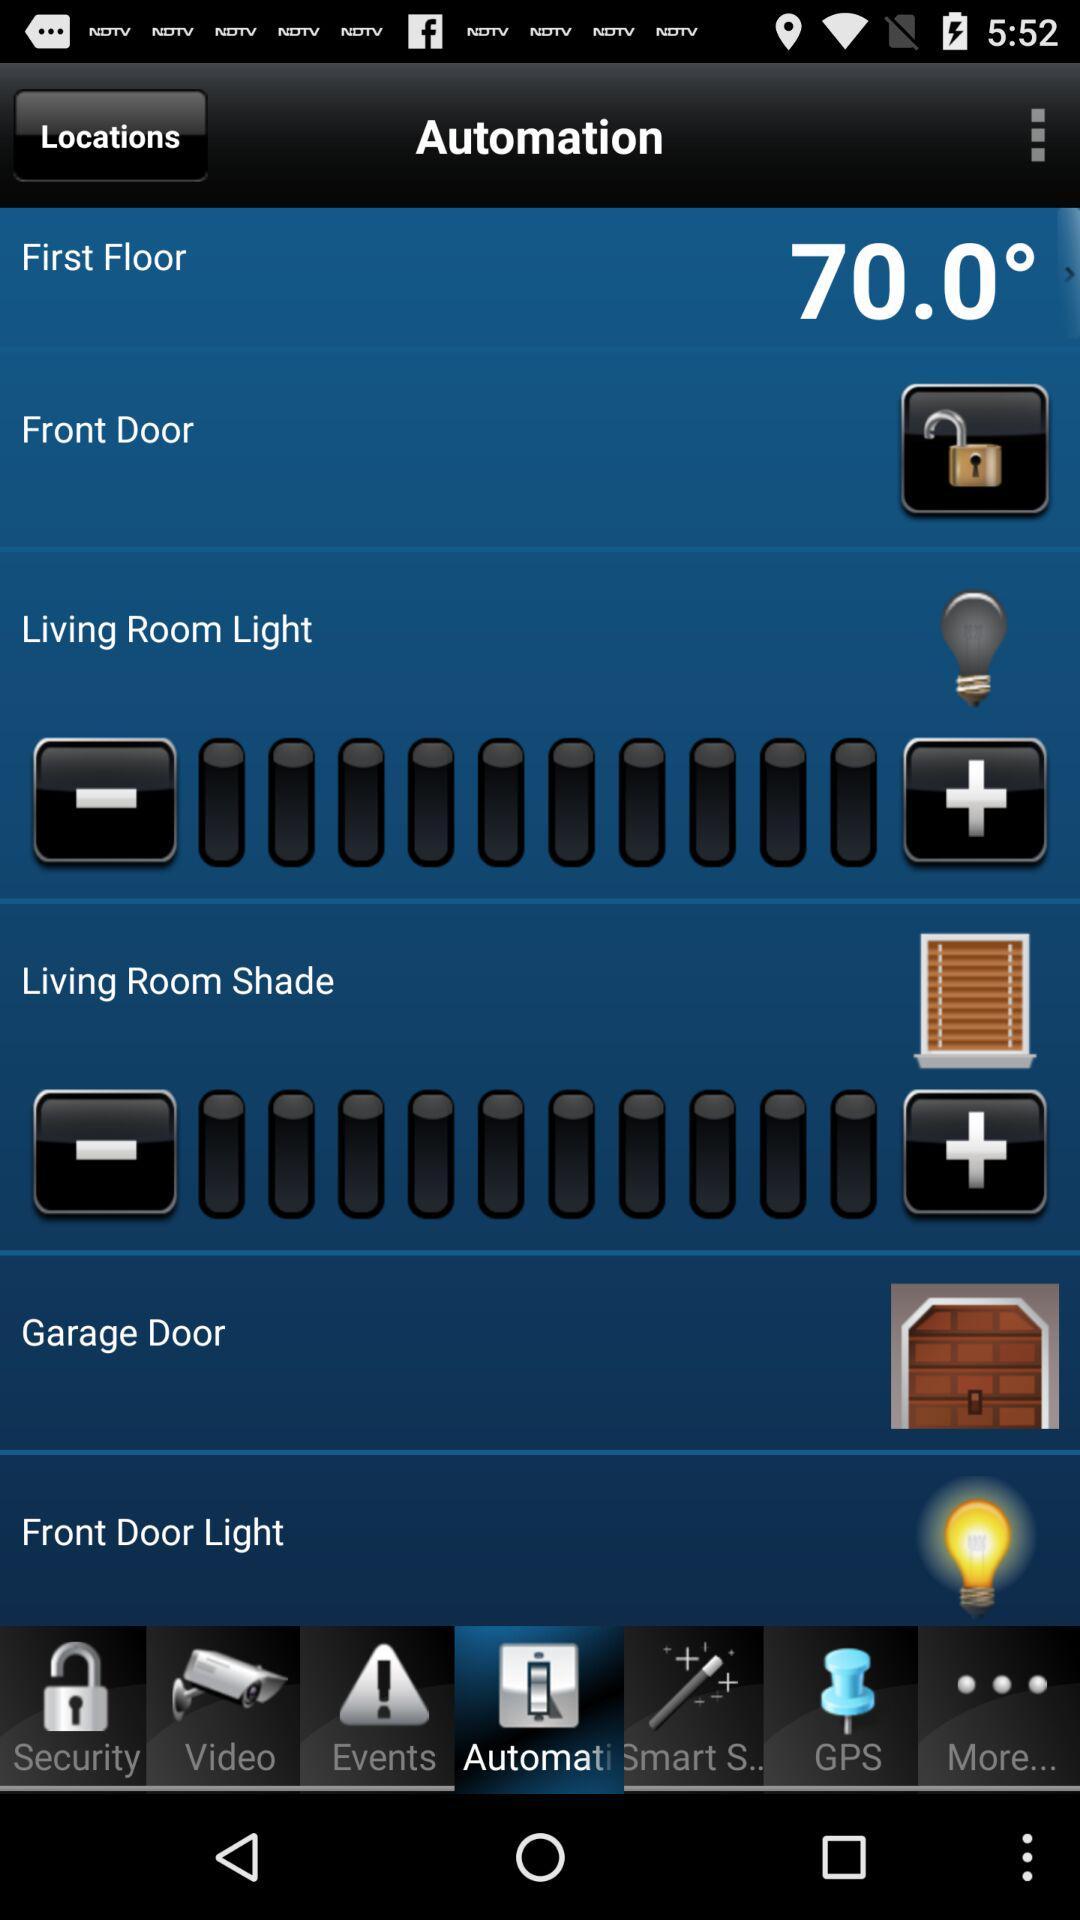 This screenshot has width=1080, height=1920. Describe the element at coordinates (974, 649) in the screenshot. I see `press light bulb` at that location.